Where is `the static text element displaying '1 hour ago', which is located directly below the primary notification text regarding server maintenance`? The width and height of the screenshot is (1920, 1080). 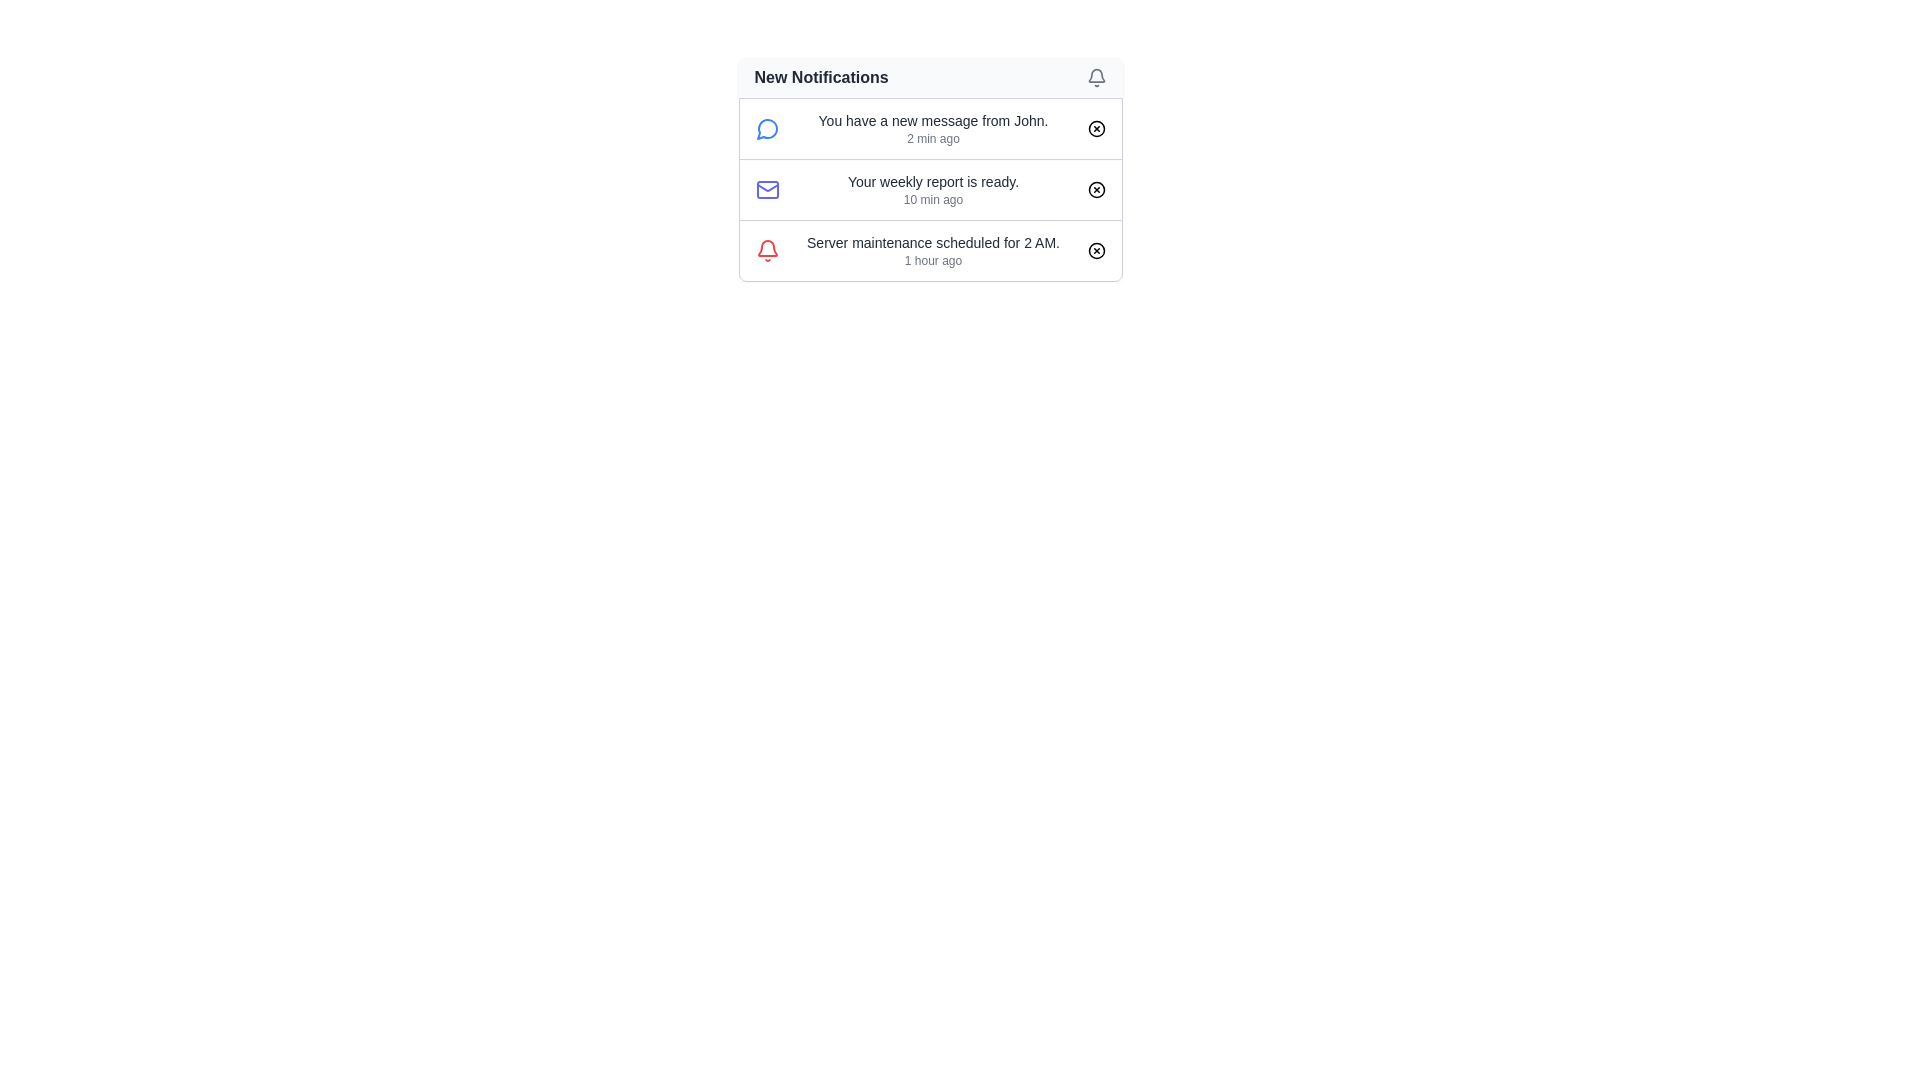 the static text element displaying '1 hour ago', which is located directly below the primary notification text regarding server maintenance is located at coordinates (932, 260).